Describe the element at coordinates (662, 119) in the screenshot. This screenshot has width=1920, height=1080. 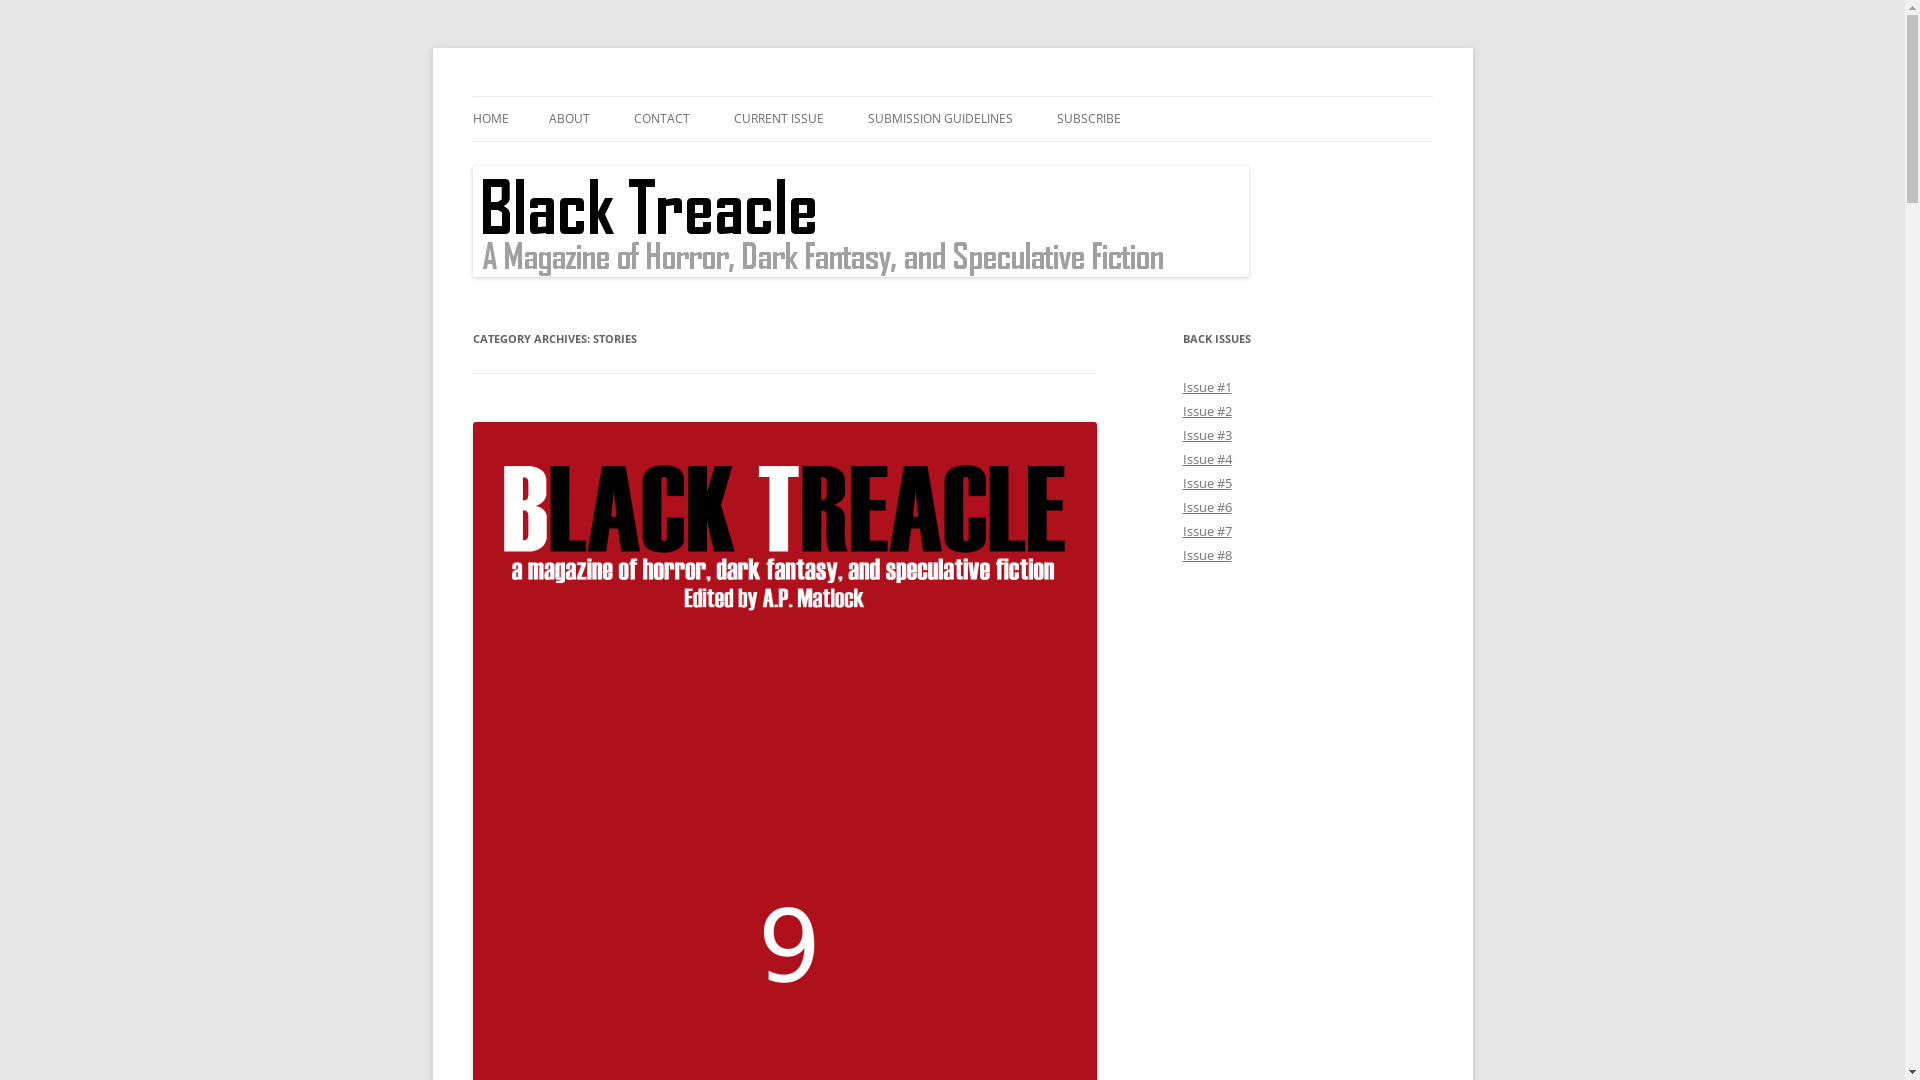
I see `'CONTACT'` at that location.